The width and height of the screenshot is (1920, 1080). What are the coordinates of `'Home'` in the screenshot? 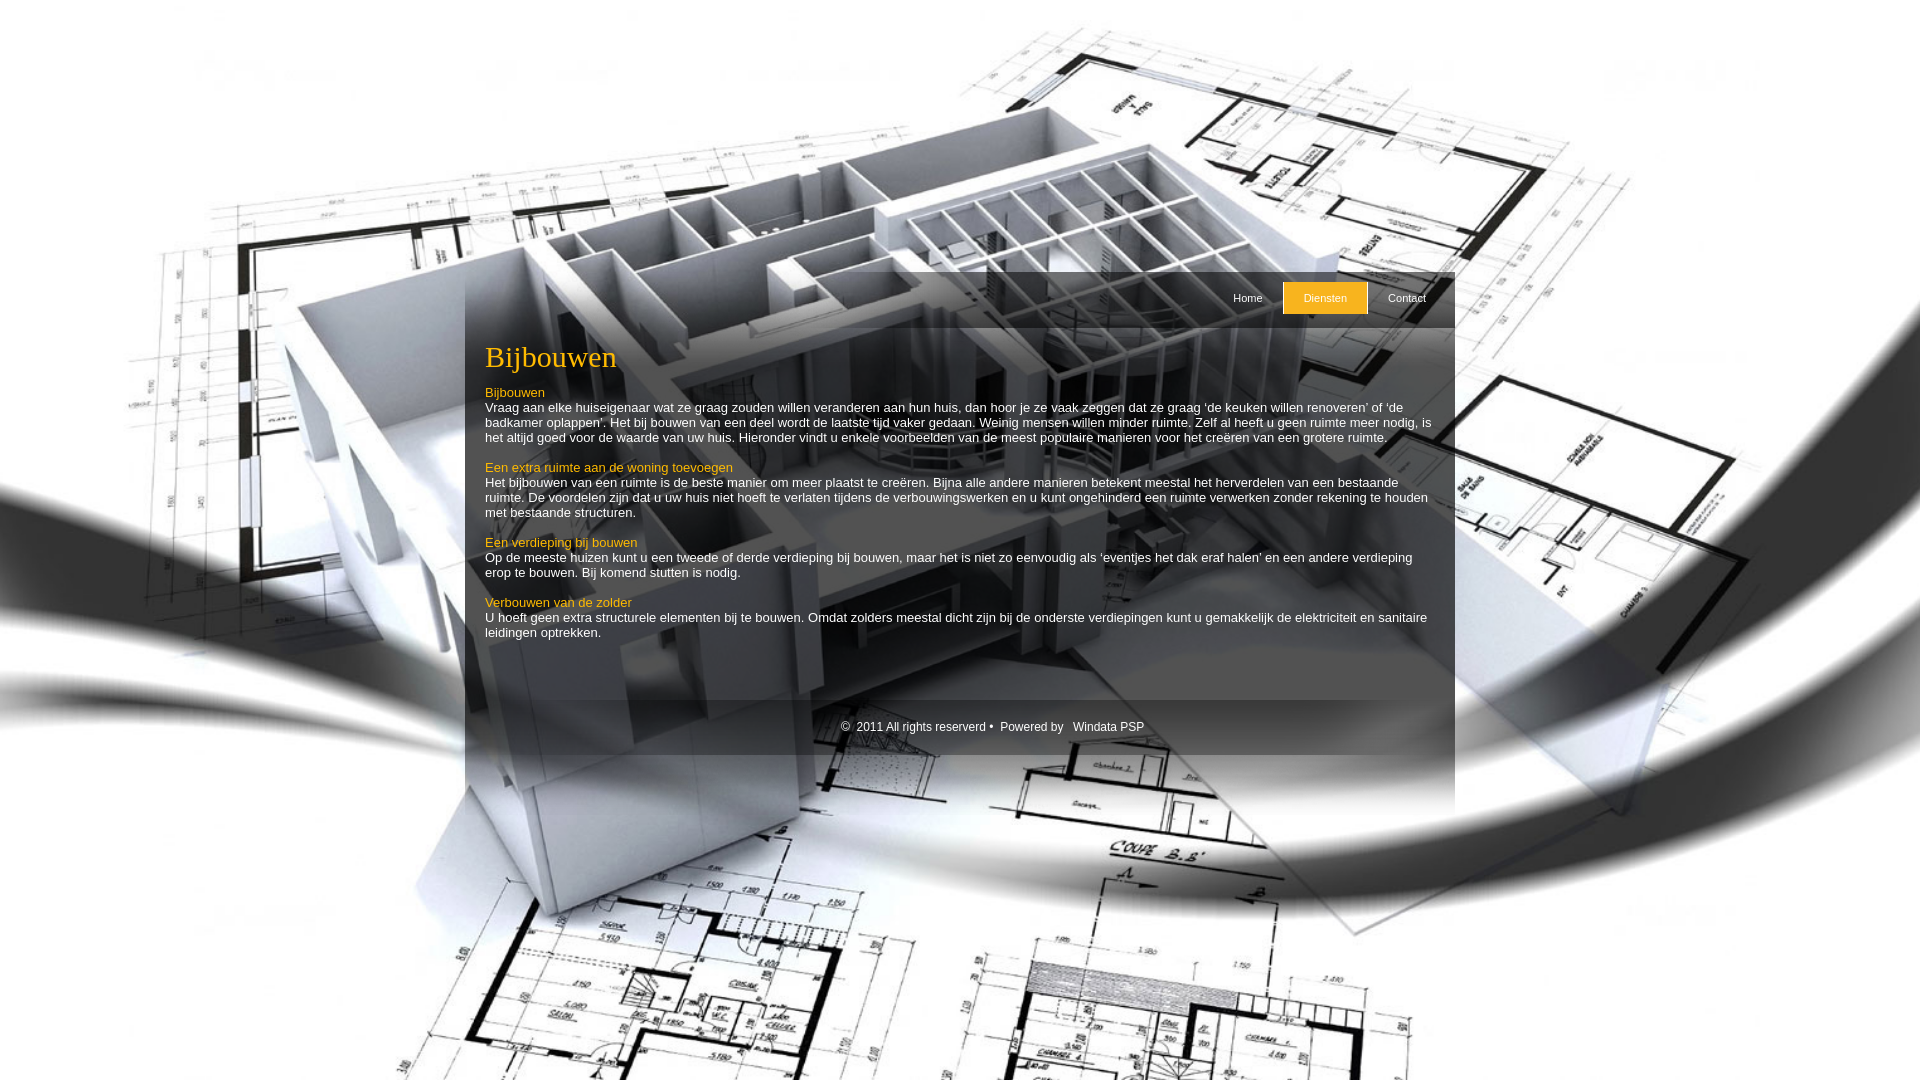 It's located at (1246, 297).